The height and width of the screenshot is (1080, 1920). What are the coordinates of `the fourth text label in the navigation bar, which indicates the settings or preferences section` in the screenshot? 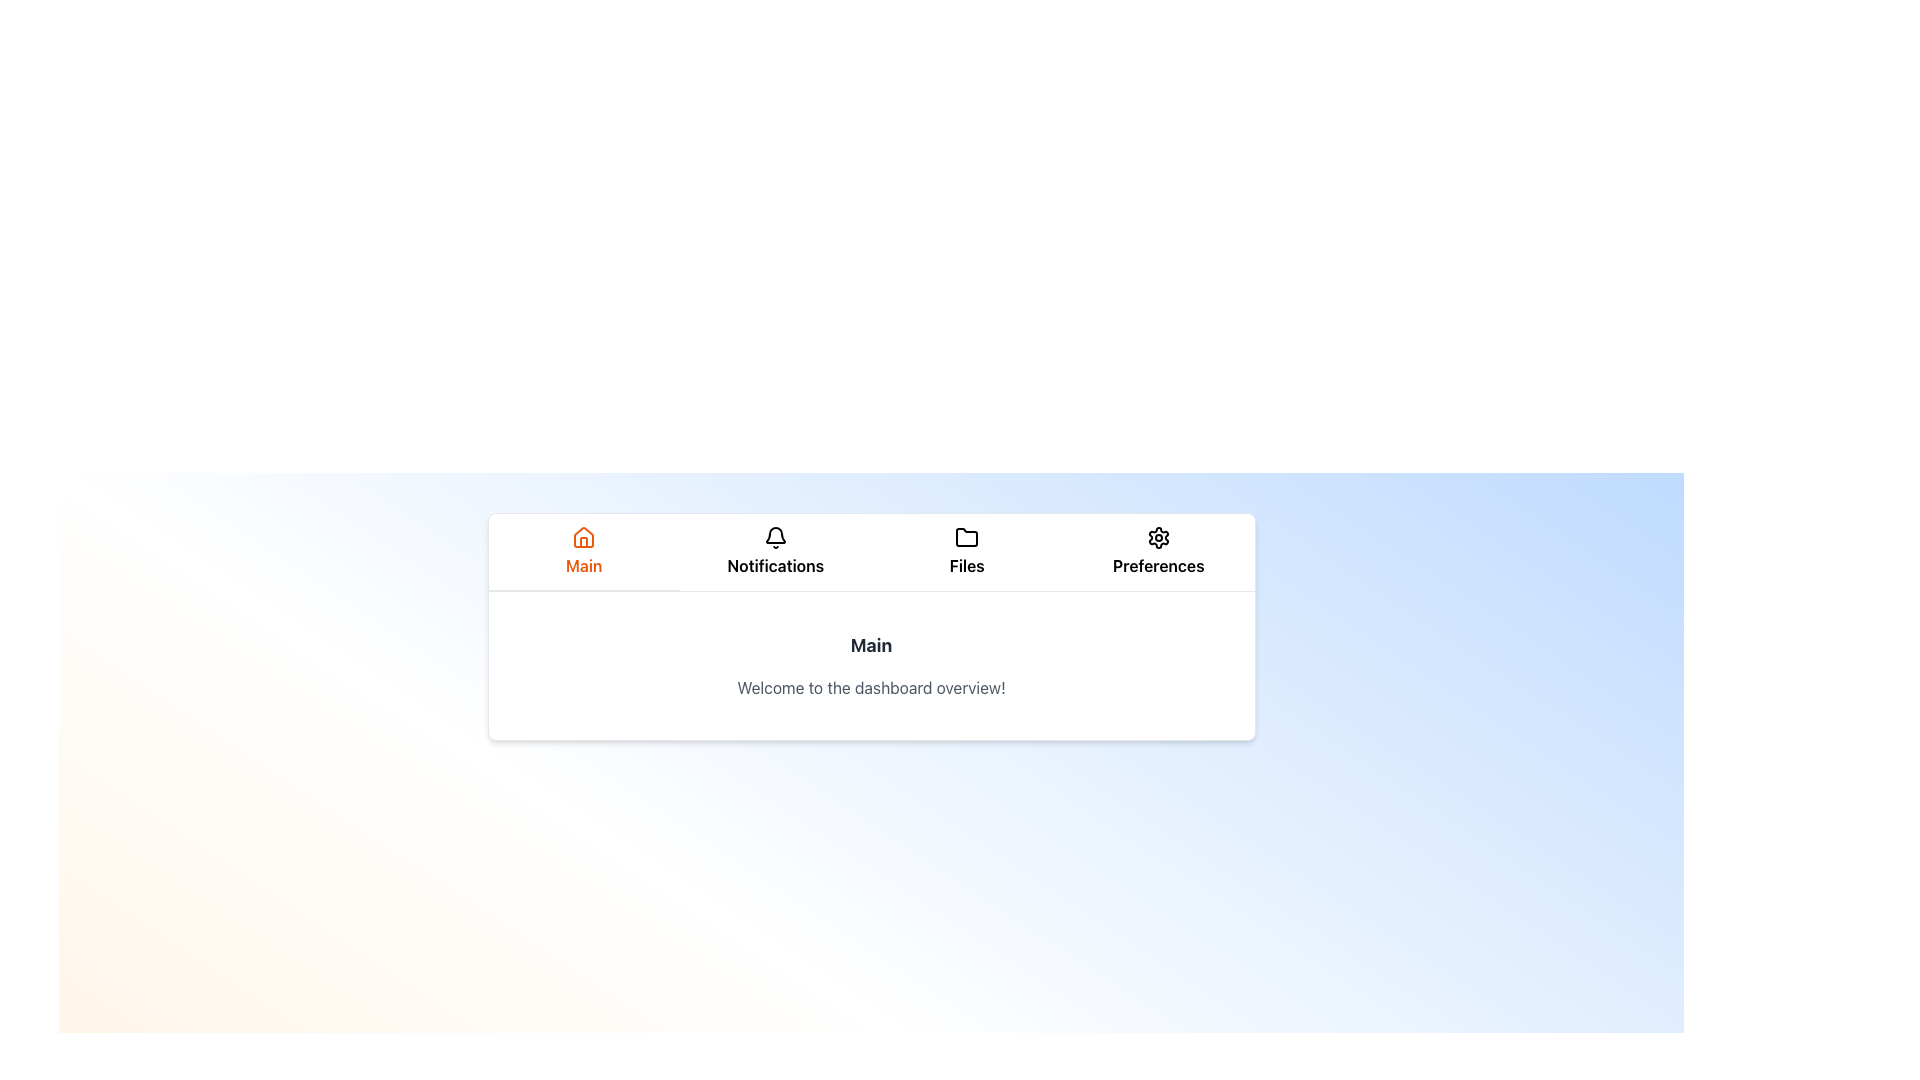 It's located at (1158, 566).